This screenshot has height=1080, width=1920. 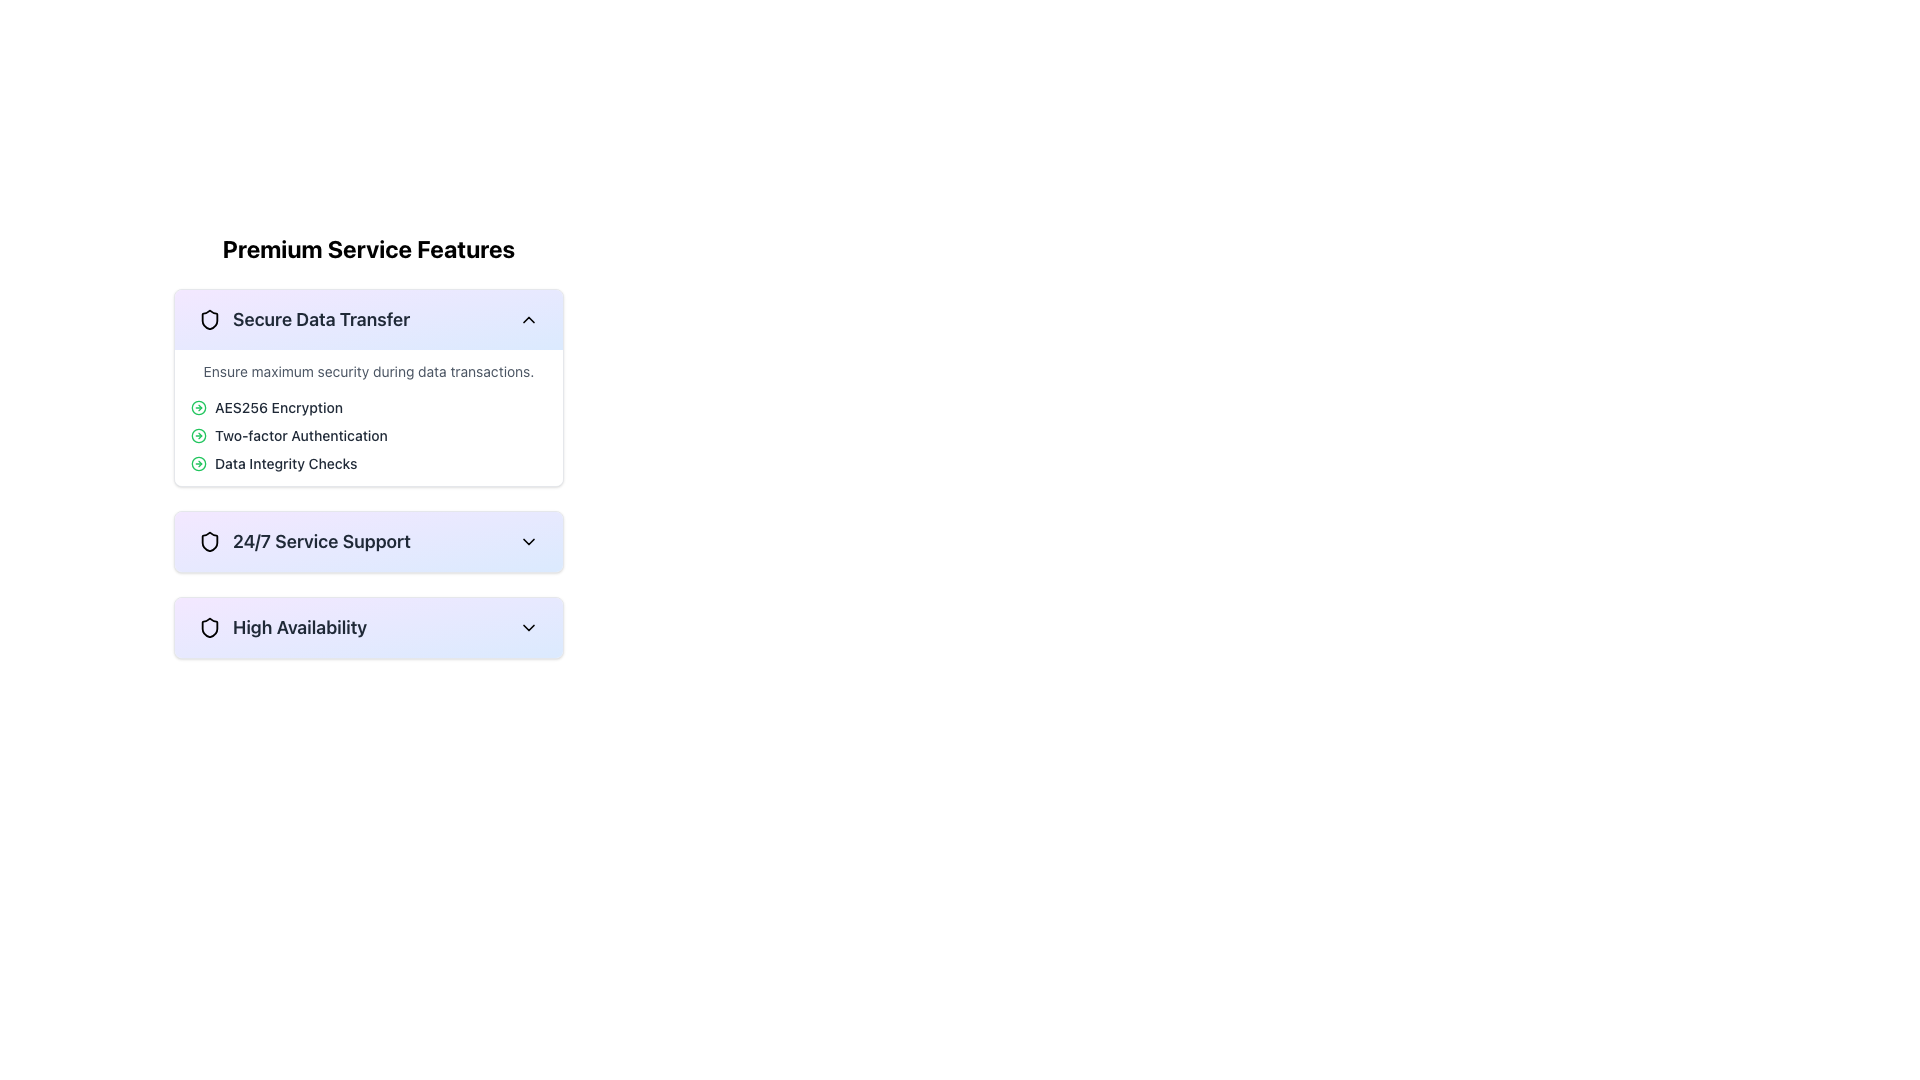 What do you see at coordinates (303, 542) in the screenshot?
I see `the '24/7 Service Support' Collapsible Section Header` at bounding box center [303, 542].